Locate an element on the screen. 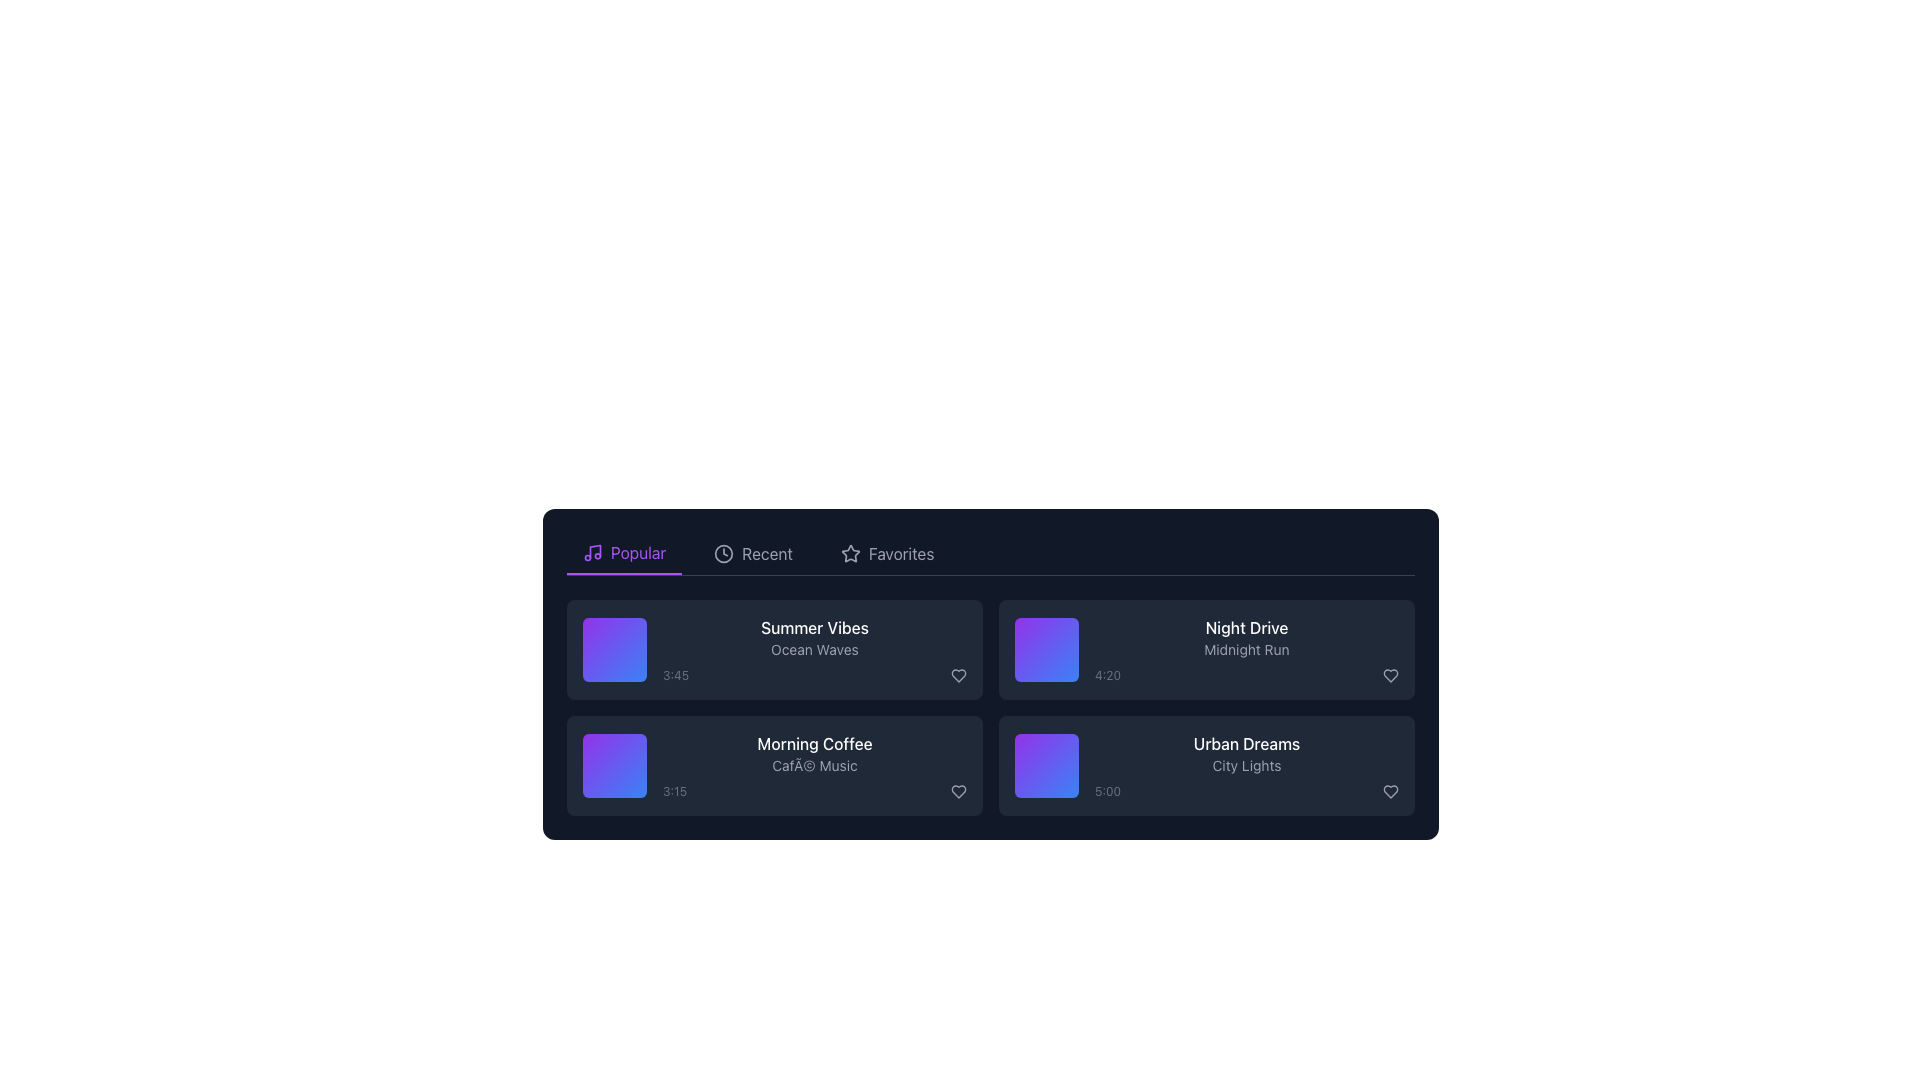  the image tile or button that serves as a visual representation of a media item, located in the bottom-right section of the interface grid is located at coordinates (1045, 765).